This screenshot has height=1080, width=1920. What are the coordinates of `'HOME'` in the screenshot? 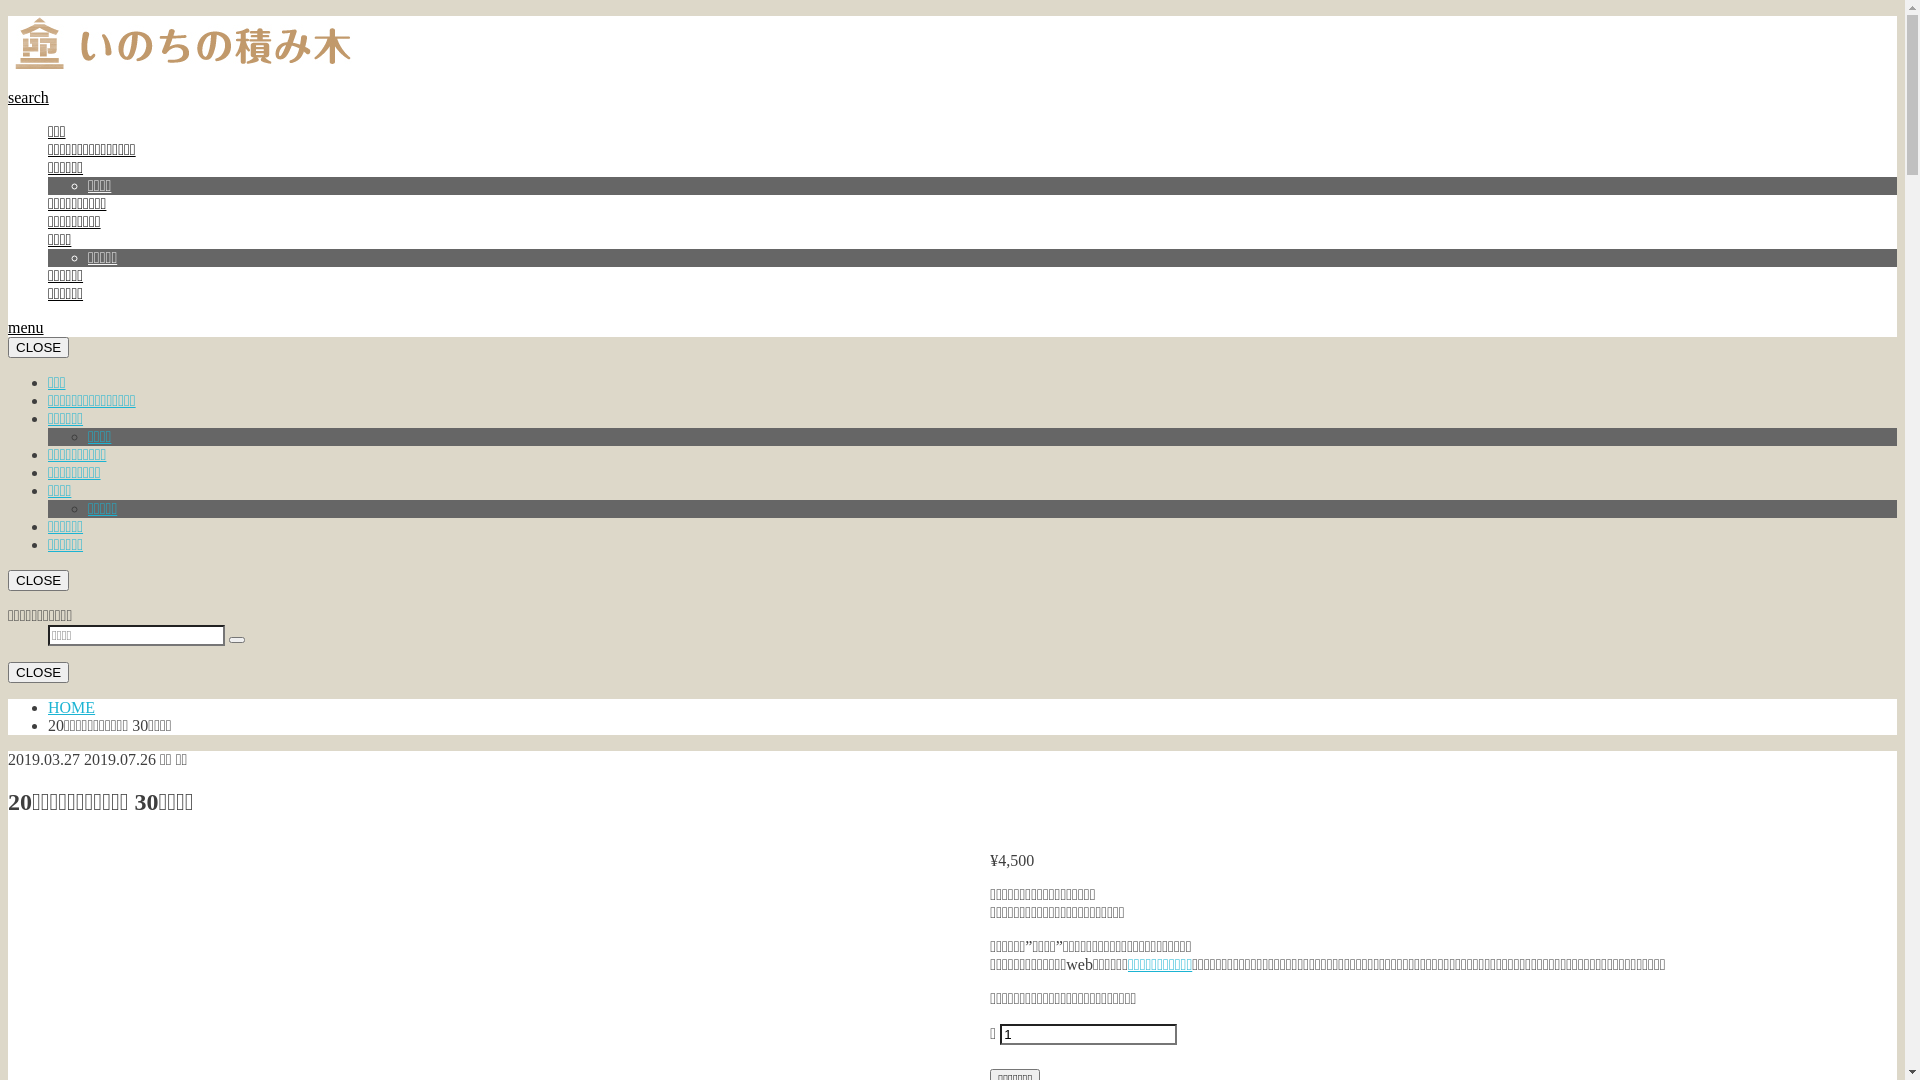 It's located at (71, 706).